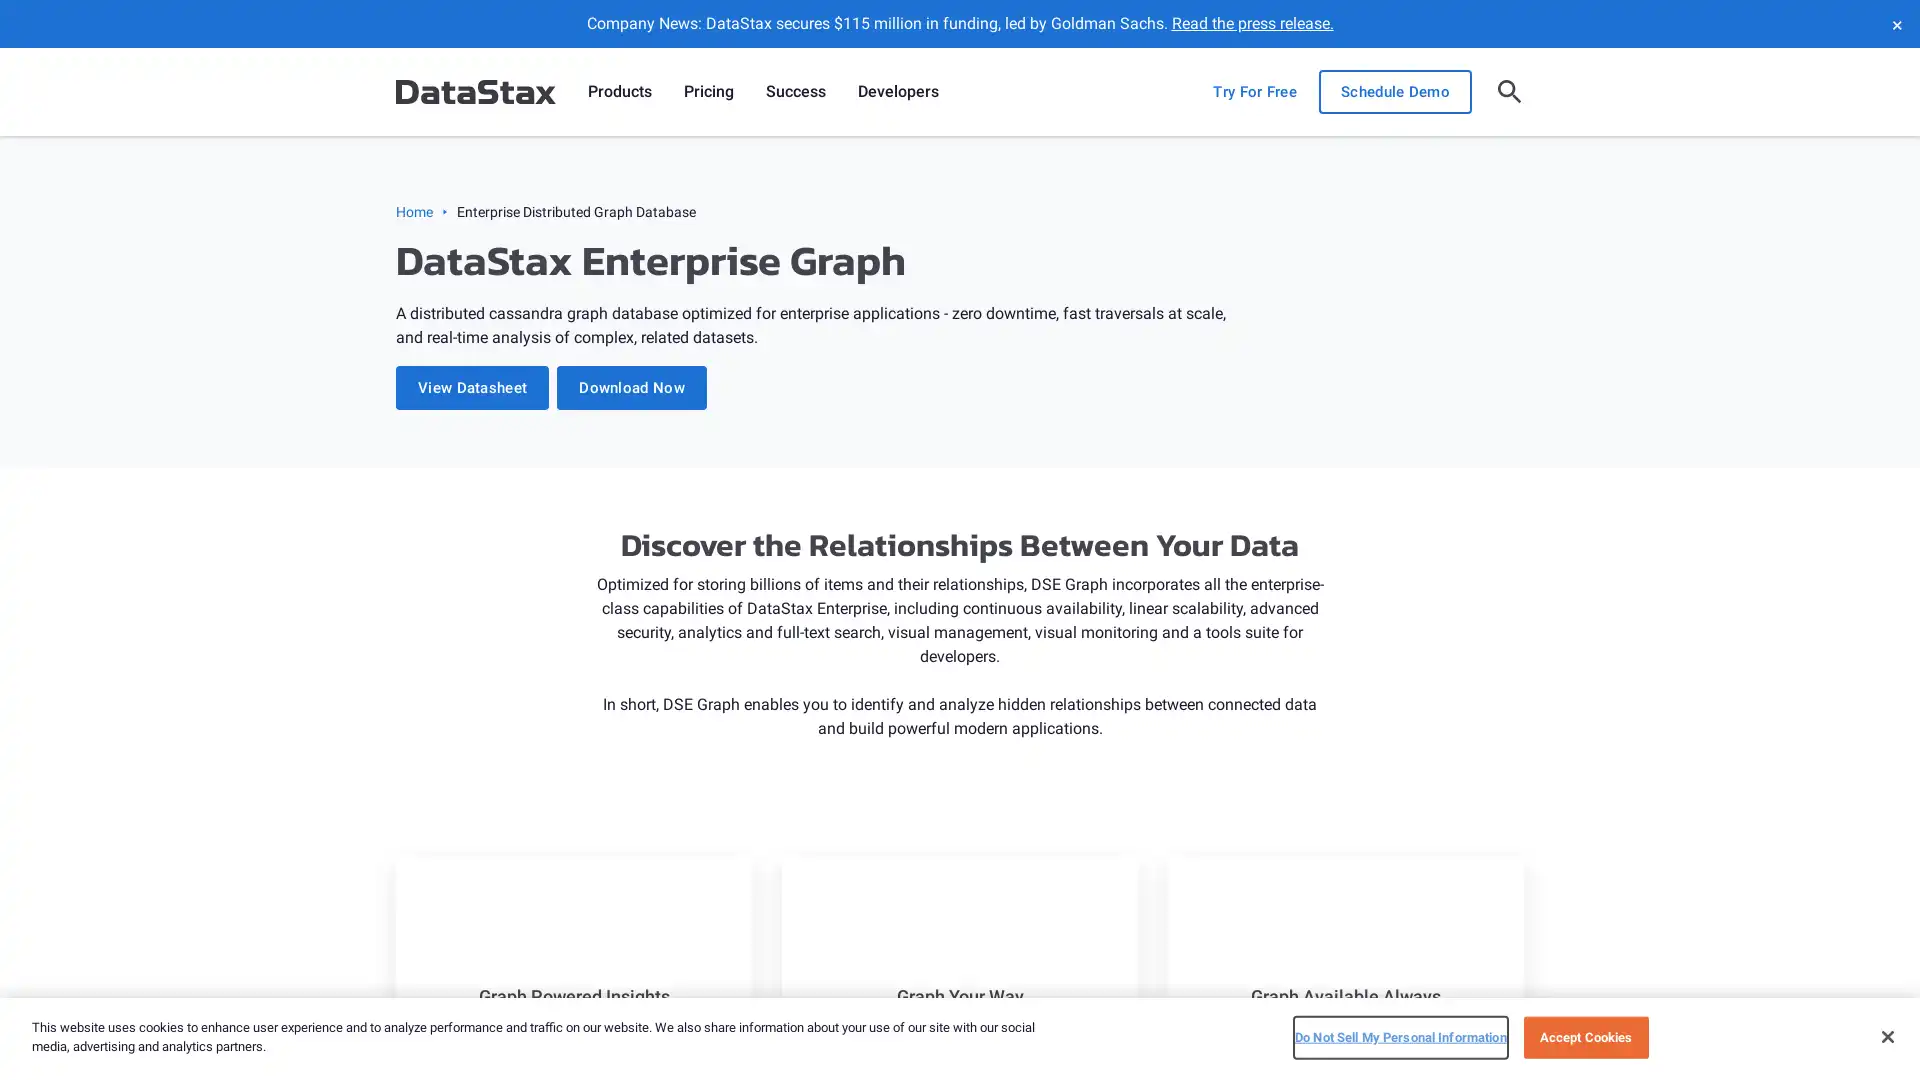 The height and width of the screenshot is (1080, 1920). Describe the element at coordinates (618, 92) in the screenshot. I see `Products` at that location.